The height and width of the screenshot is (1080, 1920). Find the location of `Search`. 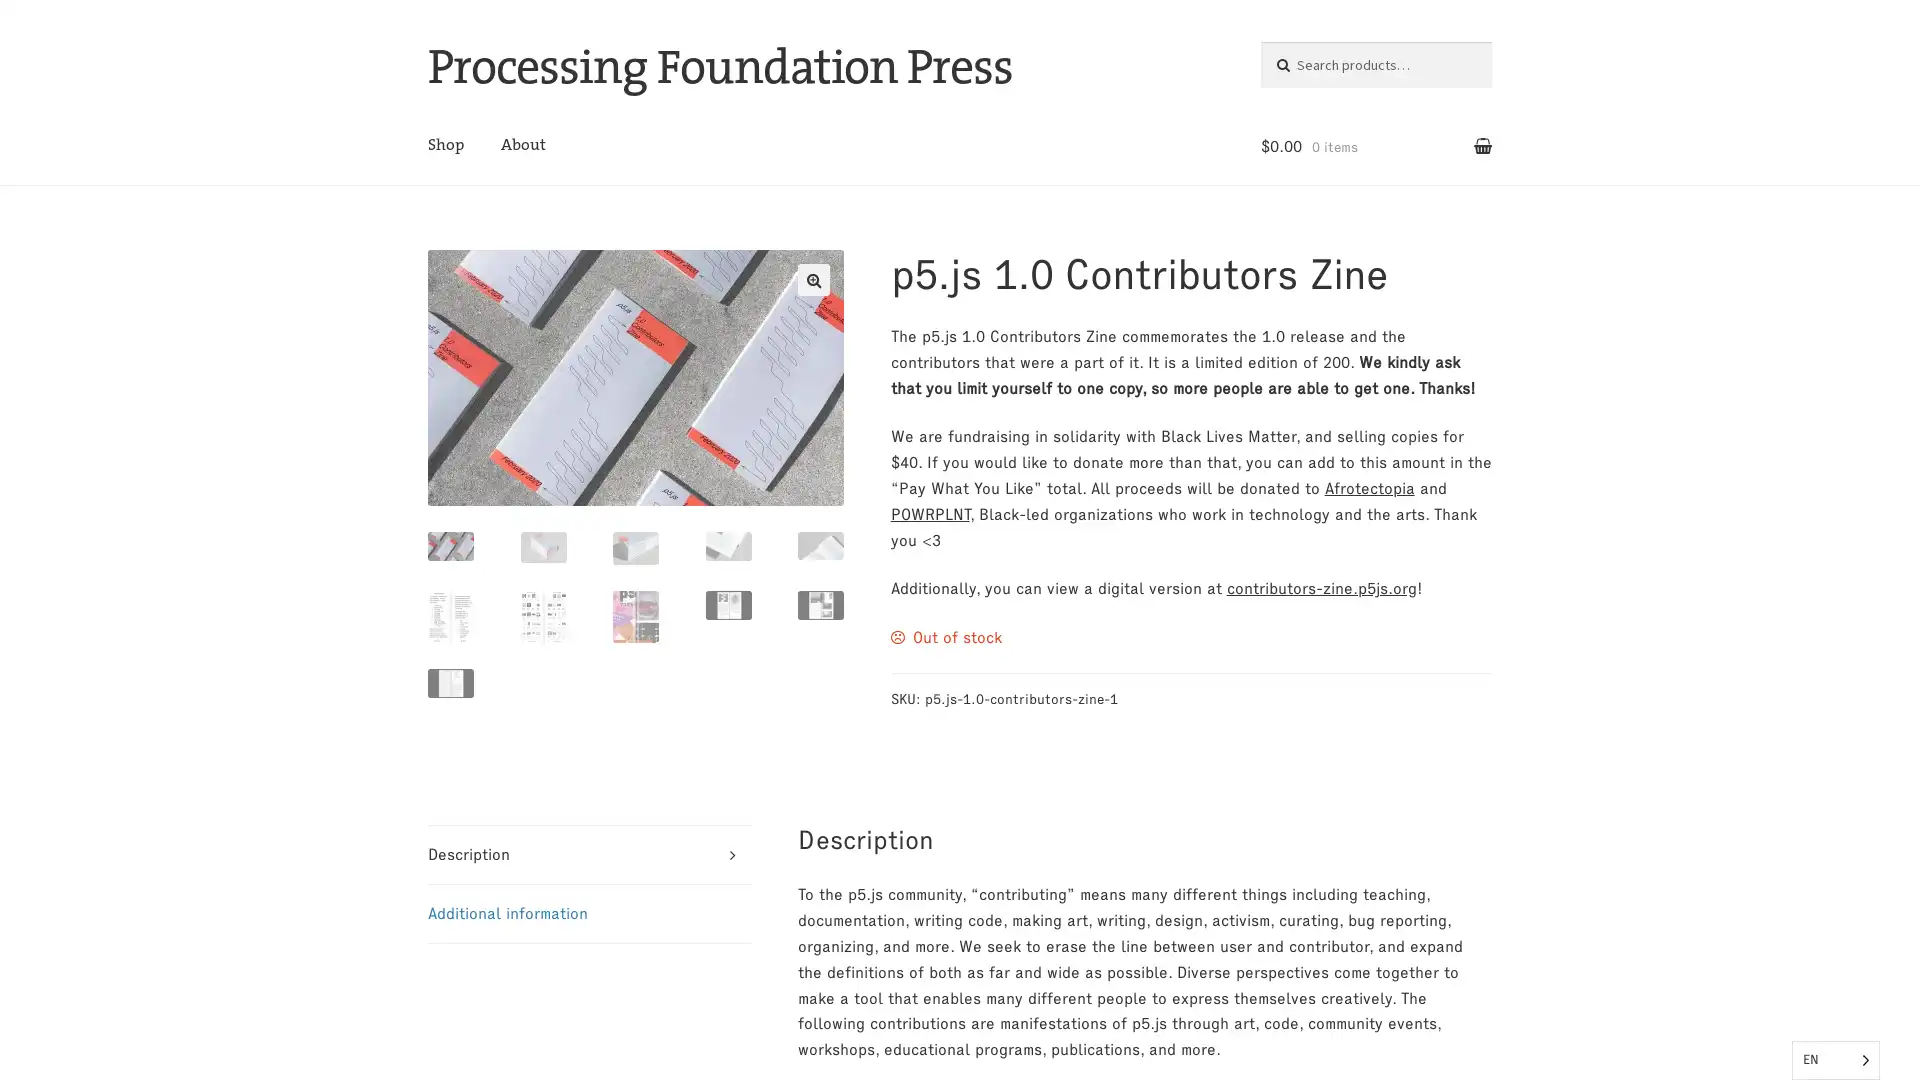

Search is located at coordinates (1301, 60).